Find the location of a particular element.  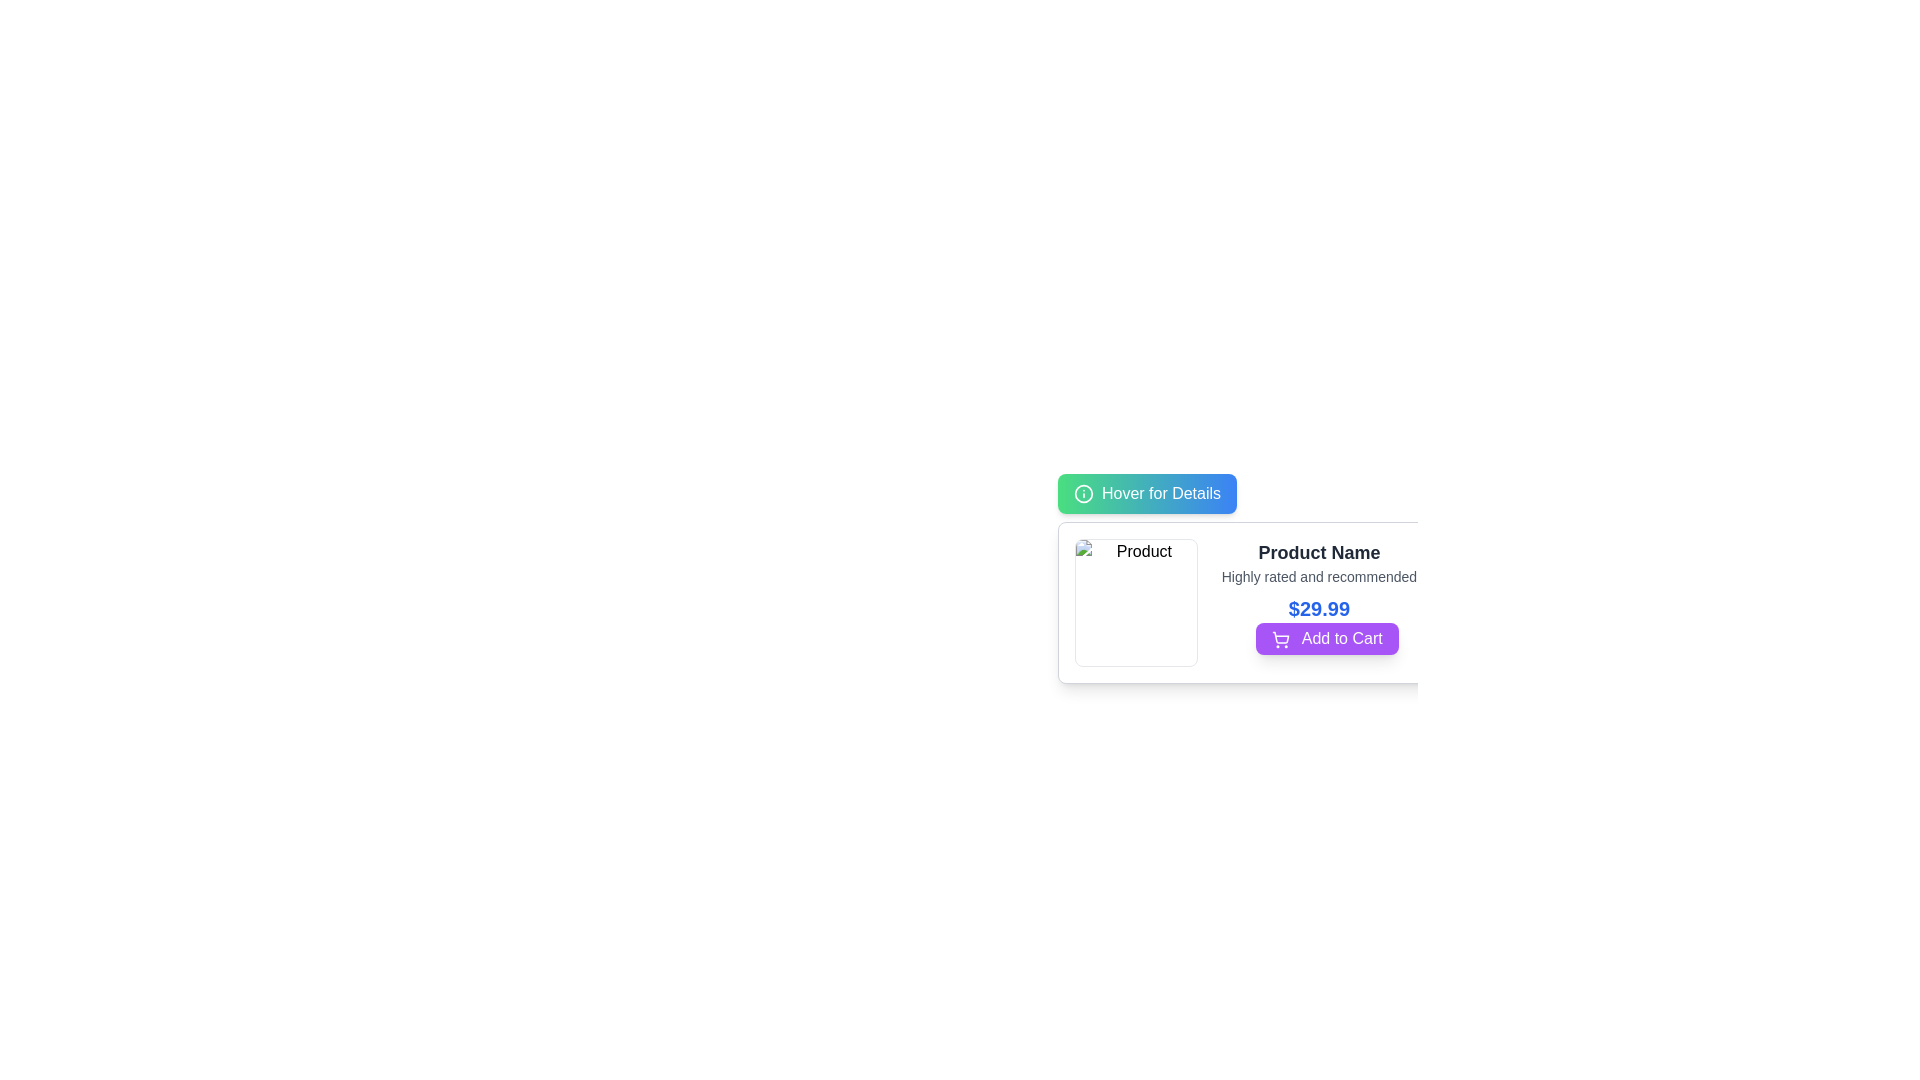

the product title text located at the top of the product card, which is positioned above the 'Highly rated and recommended' text is located at coordinates (1319, 552).